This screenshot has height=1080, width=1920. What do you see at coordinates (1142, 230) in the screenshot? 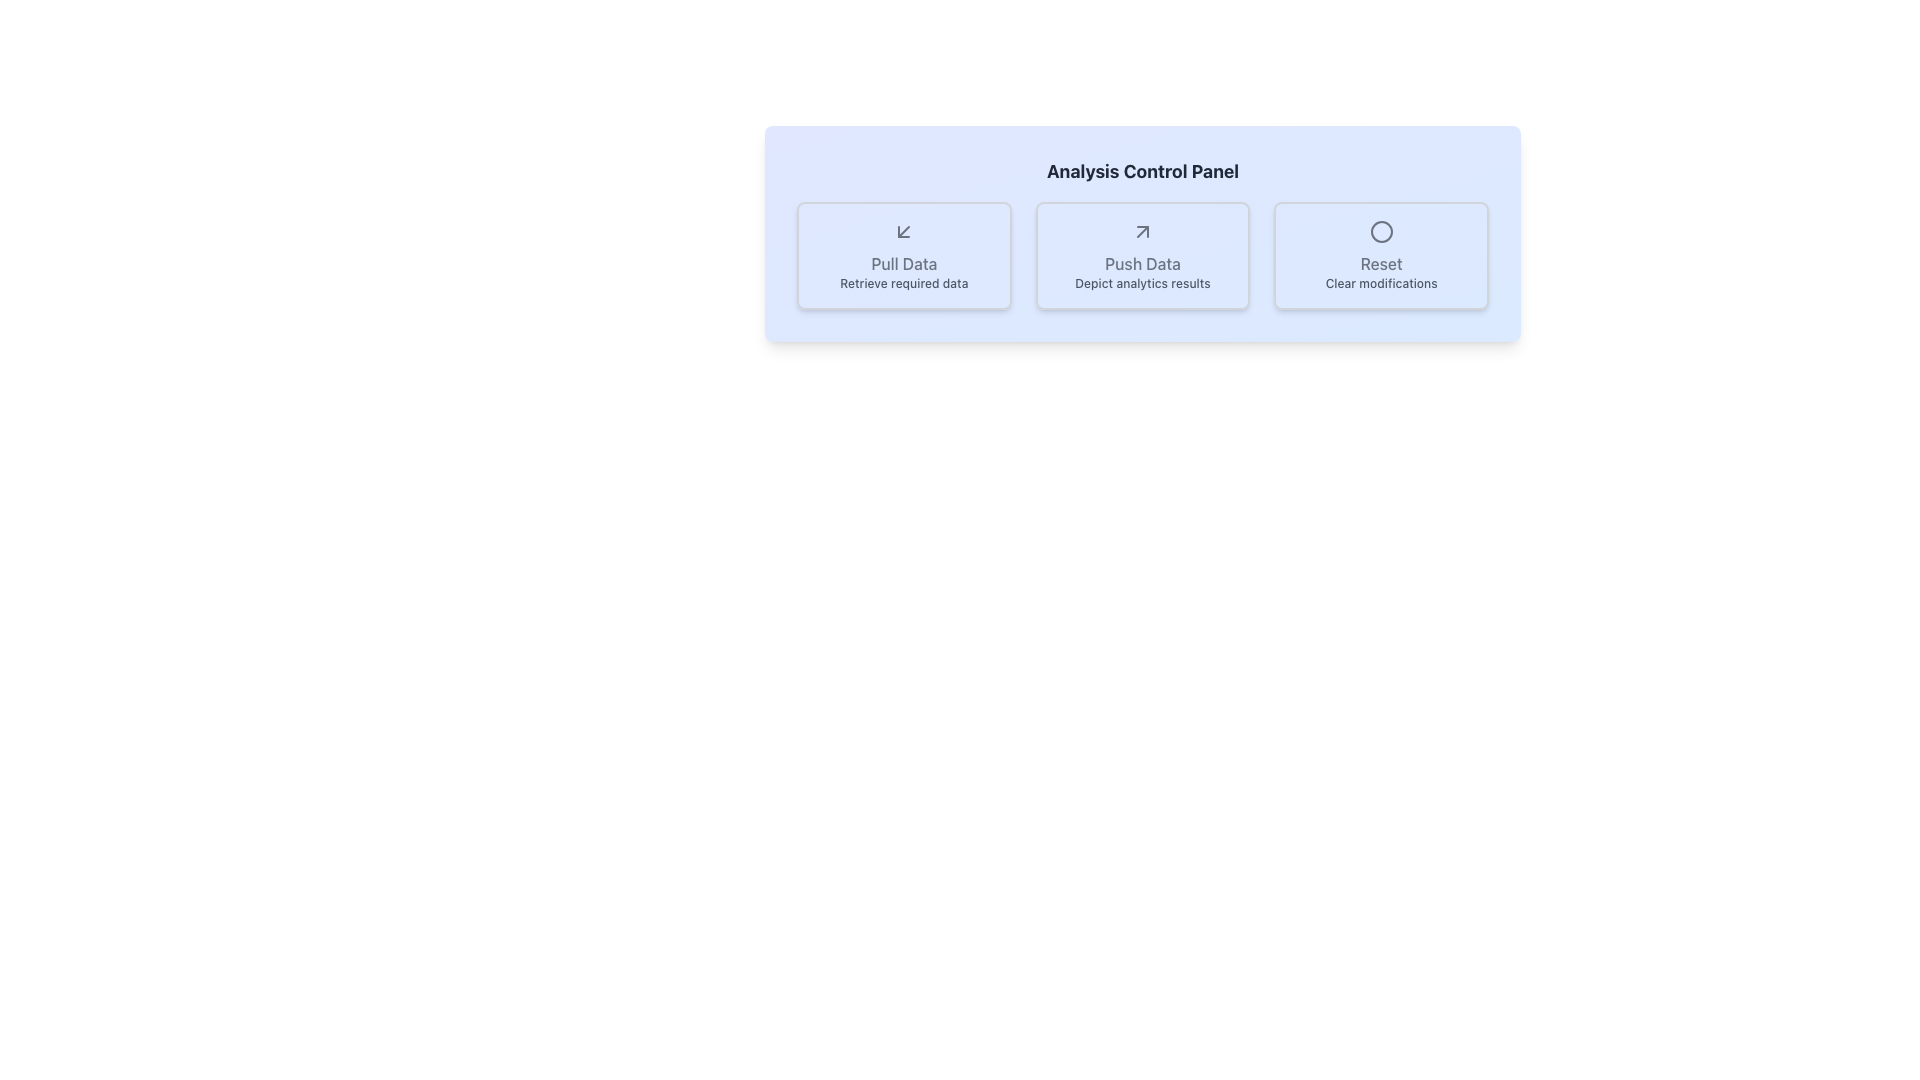
I see `the symbolic representation of the 'Push Data' icon located at the top-center of the second card titled 'Push Data' in a horizontal row of three cards` at bounding box center [1142, 230].